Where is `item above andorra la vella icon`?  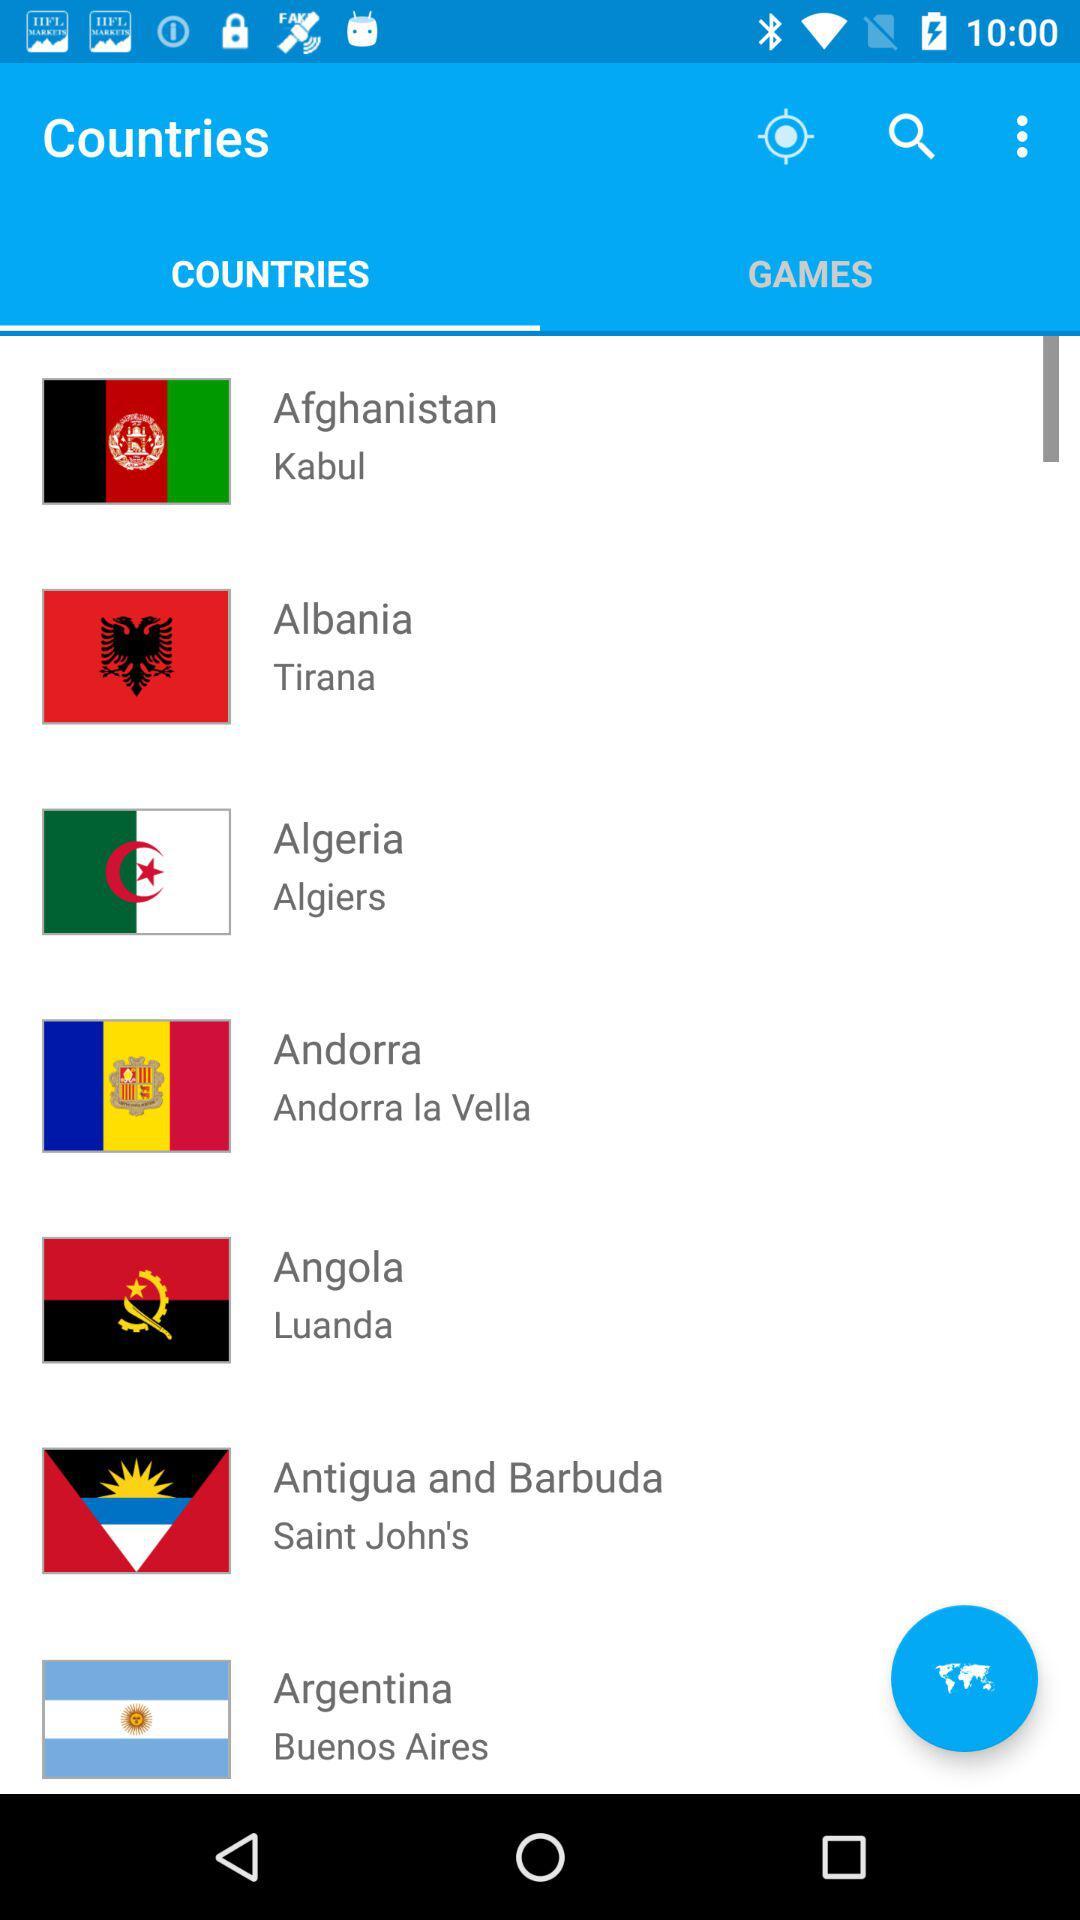
item above andorra la vella icon is located at coordinates (810, 272).